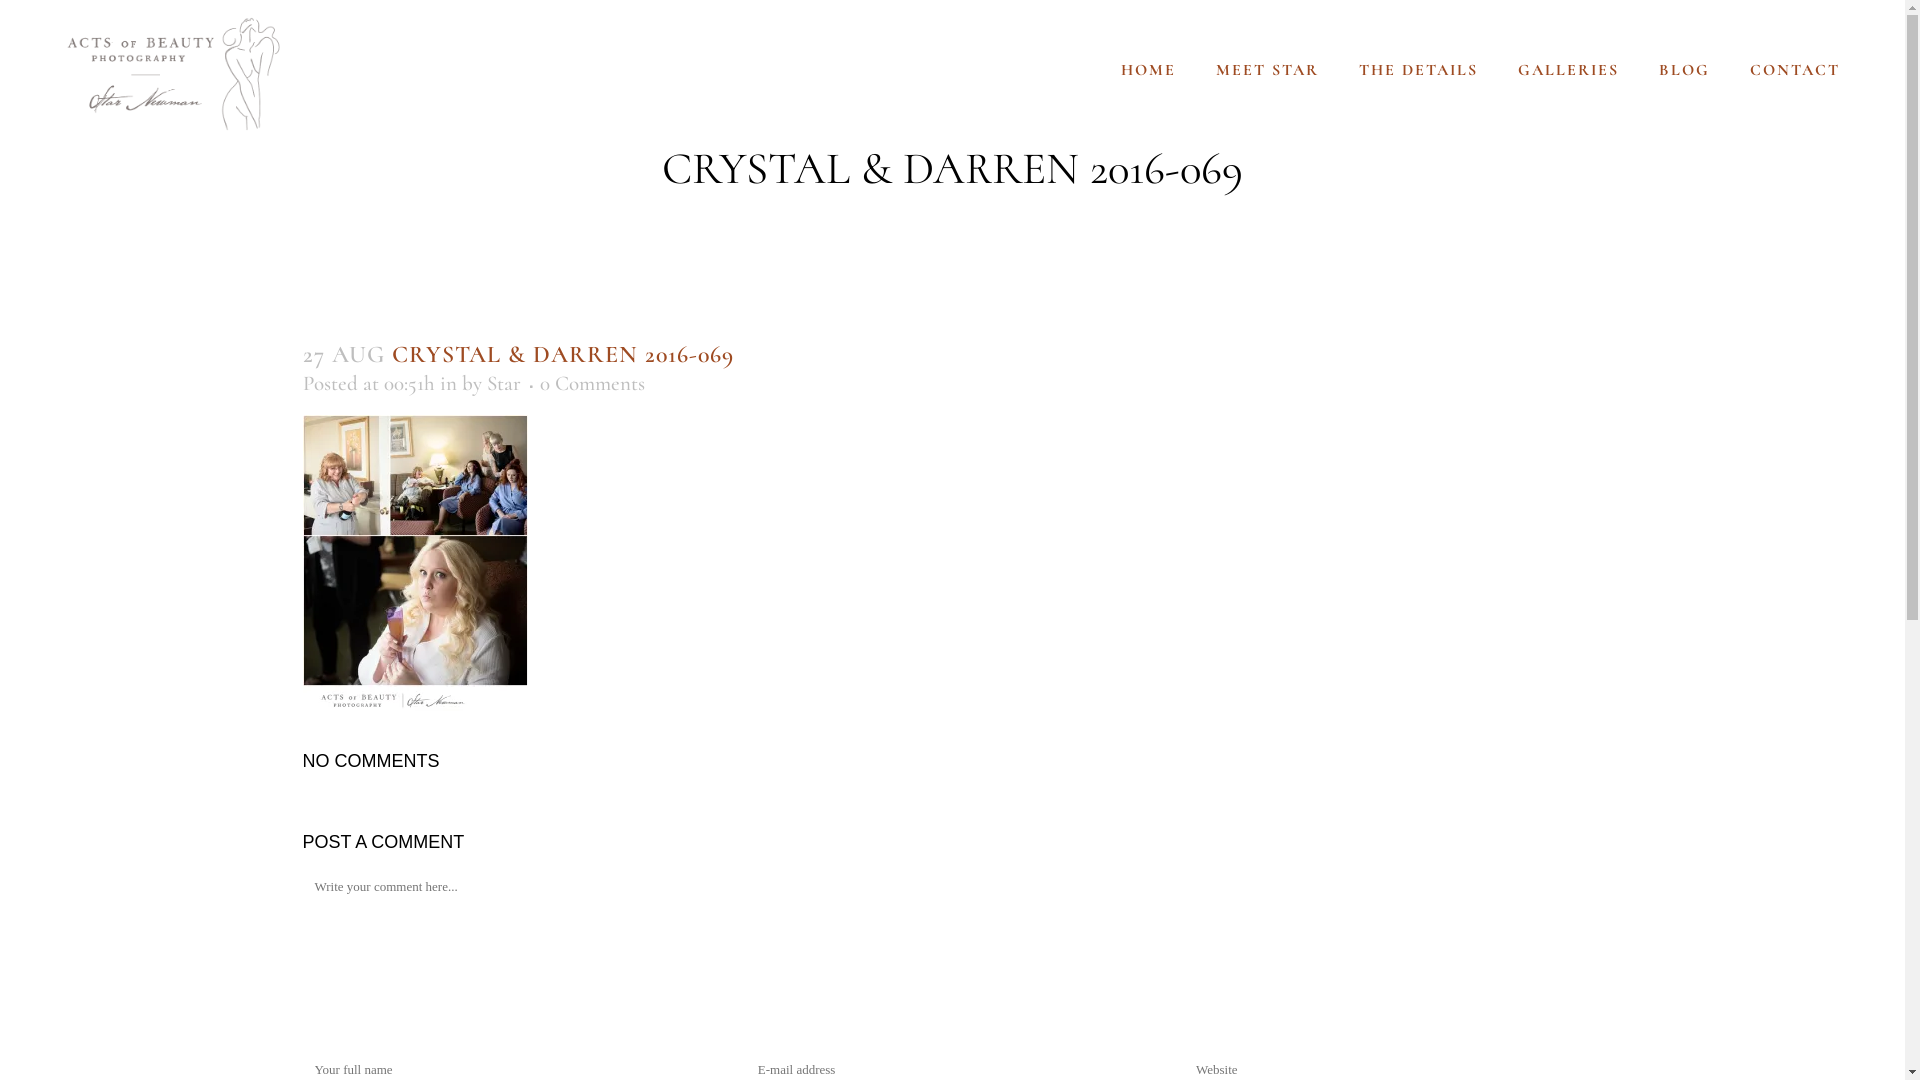 The image size is (1920, 1080). I want to click on 'GALLERIES', so click(1567, 68).